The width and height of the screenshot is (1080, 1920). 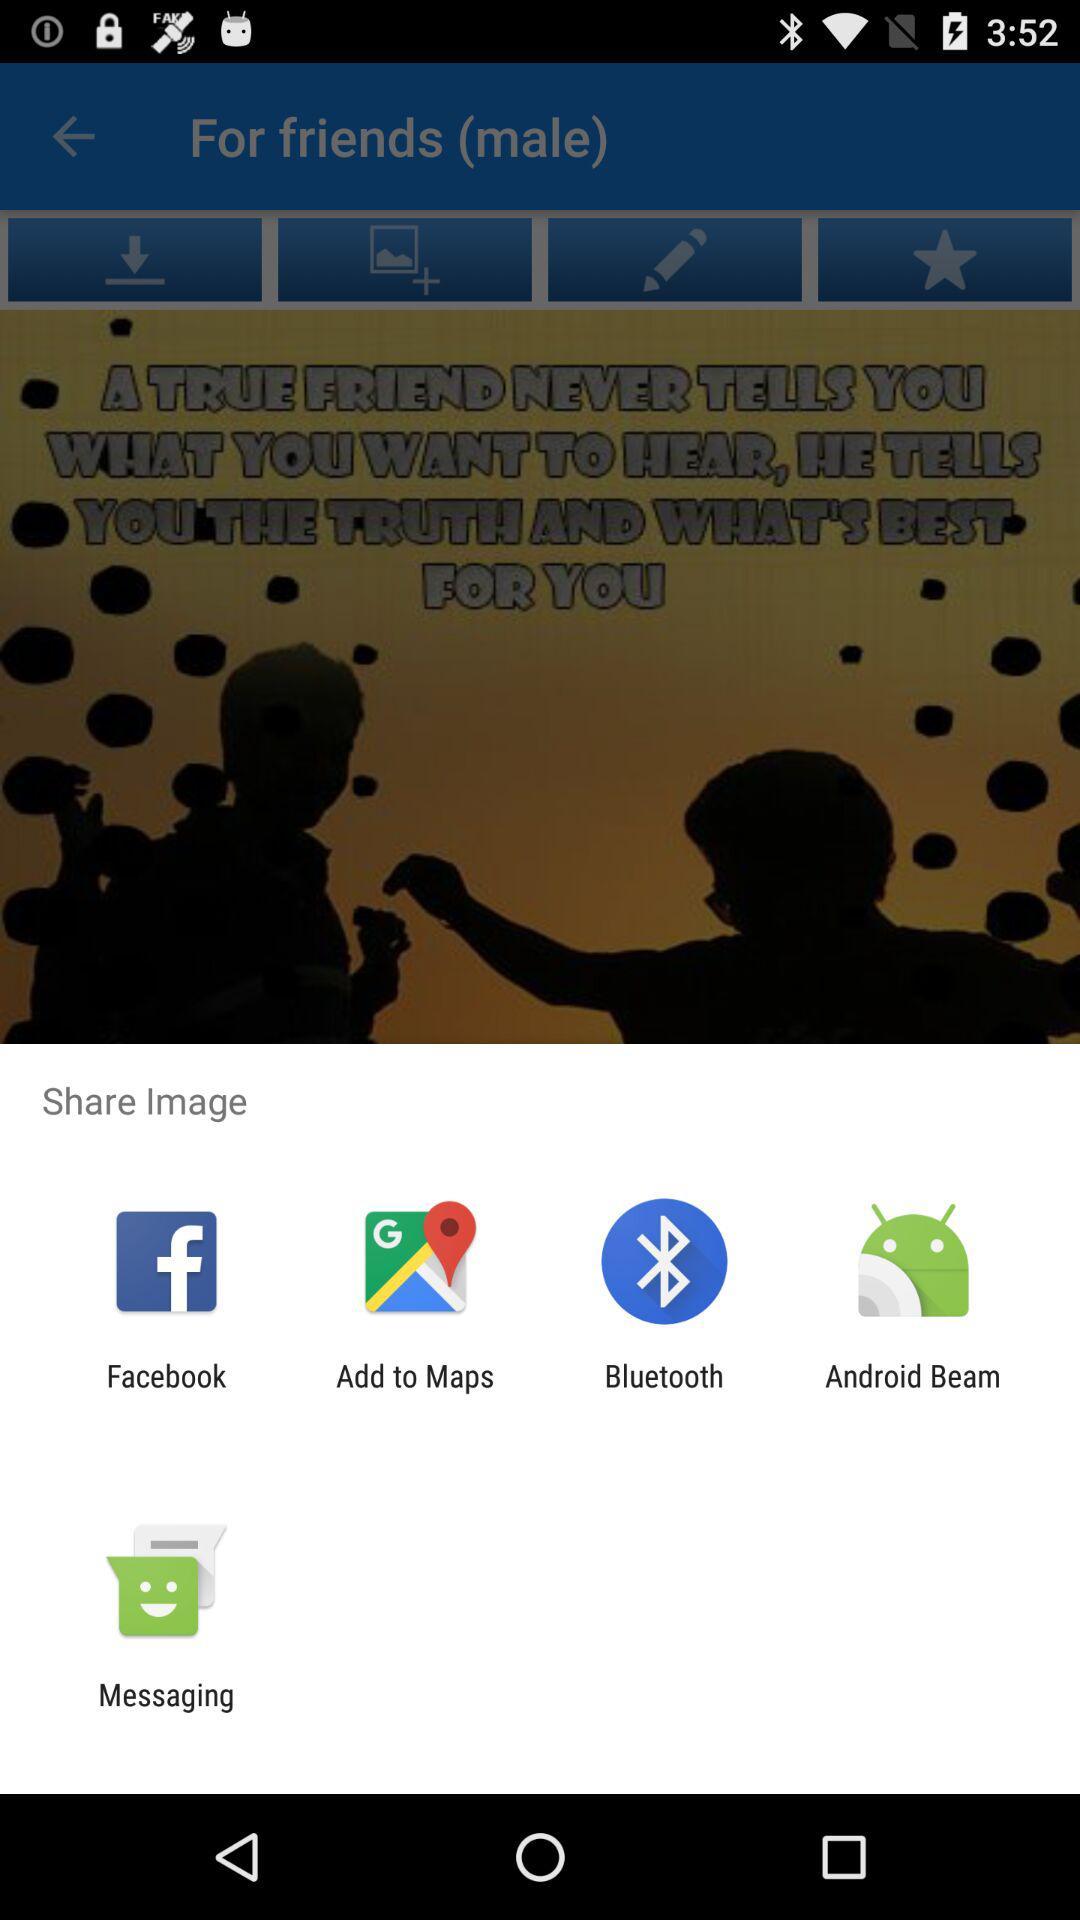 What do you see at coordinates (664, 1392) in the screenshot?
I see `the item to the left of the android beam` at bounding box center [664, 1392].